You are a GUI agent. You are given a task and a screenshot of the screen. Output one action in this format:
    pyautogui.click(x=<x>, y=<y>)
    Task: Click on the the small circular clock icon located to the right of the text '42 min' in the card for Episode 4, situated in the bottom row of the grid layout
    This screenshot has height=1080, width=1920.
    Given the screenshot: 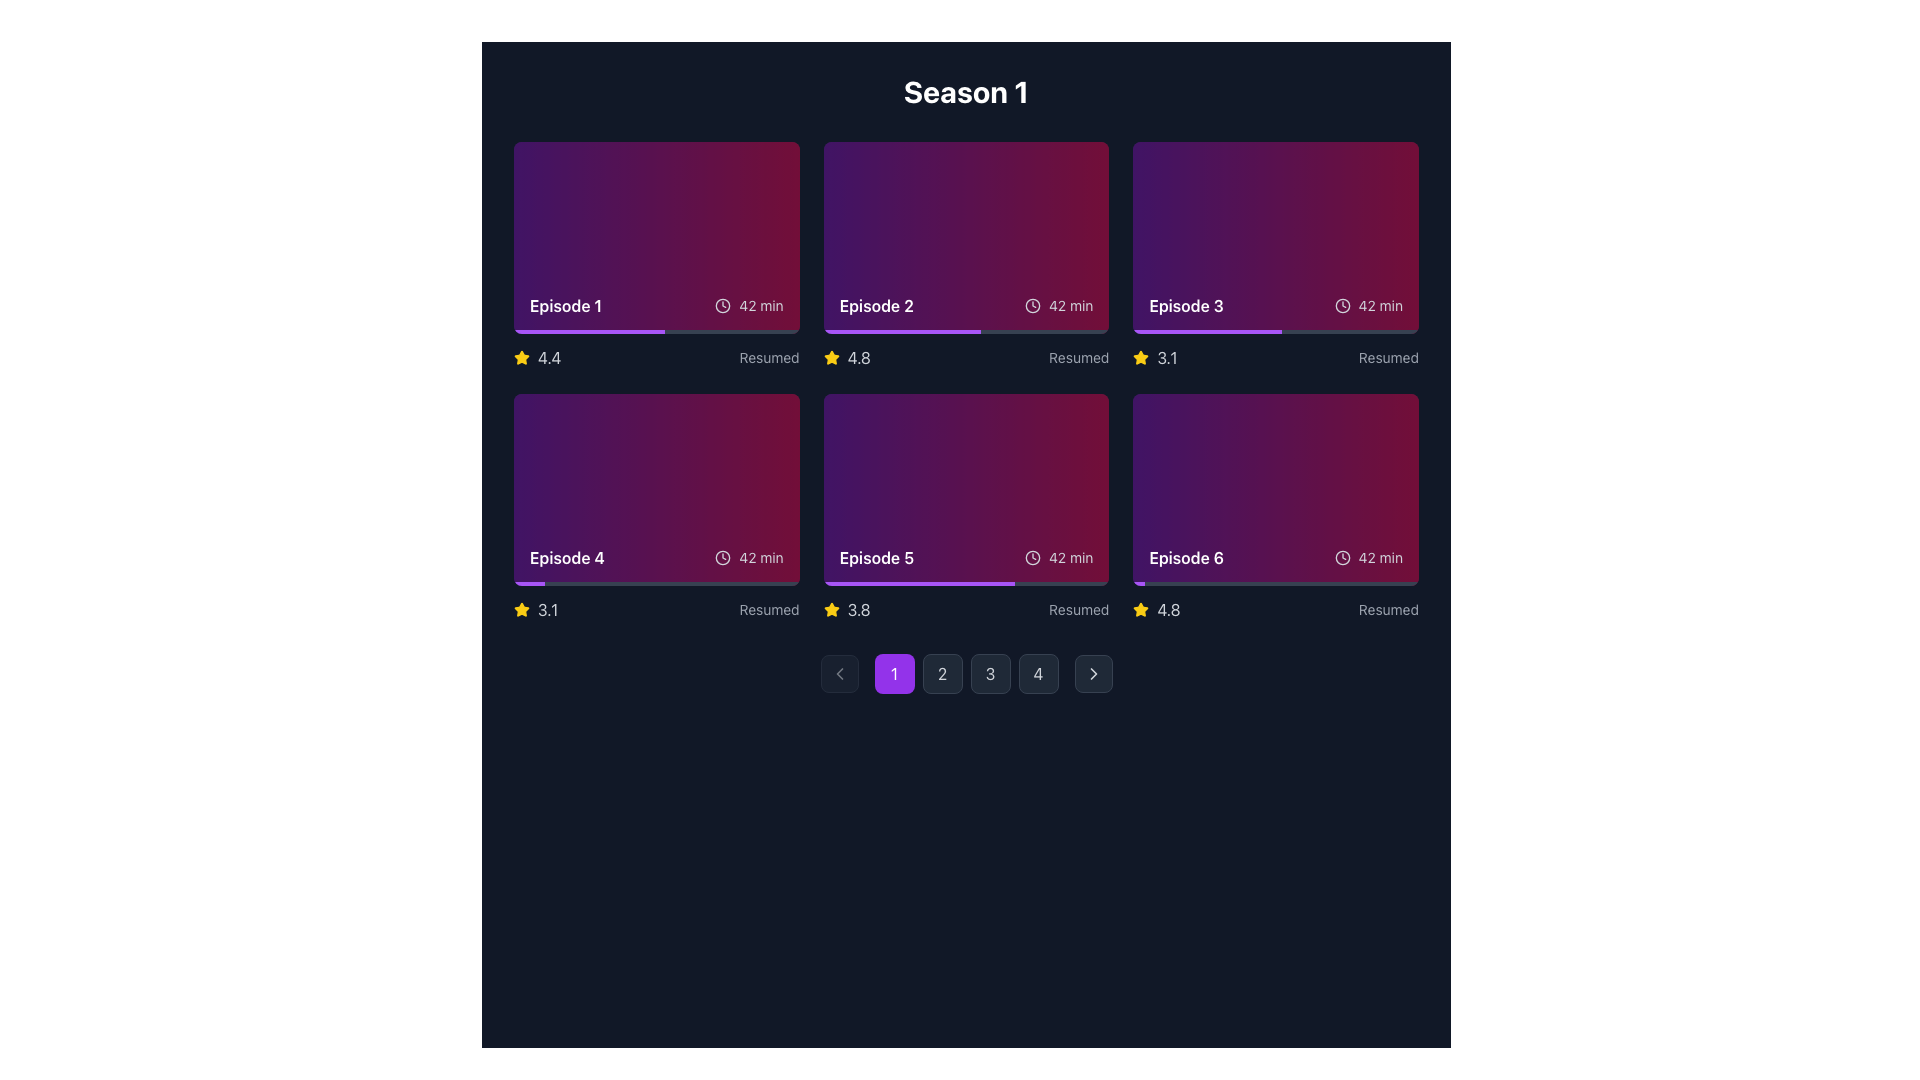 What is the action you would take?
    pyautogui.click(x=722, y=558)
    